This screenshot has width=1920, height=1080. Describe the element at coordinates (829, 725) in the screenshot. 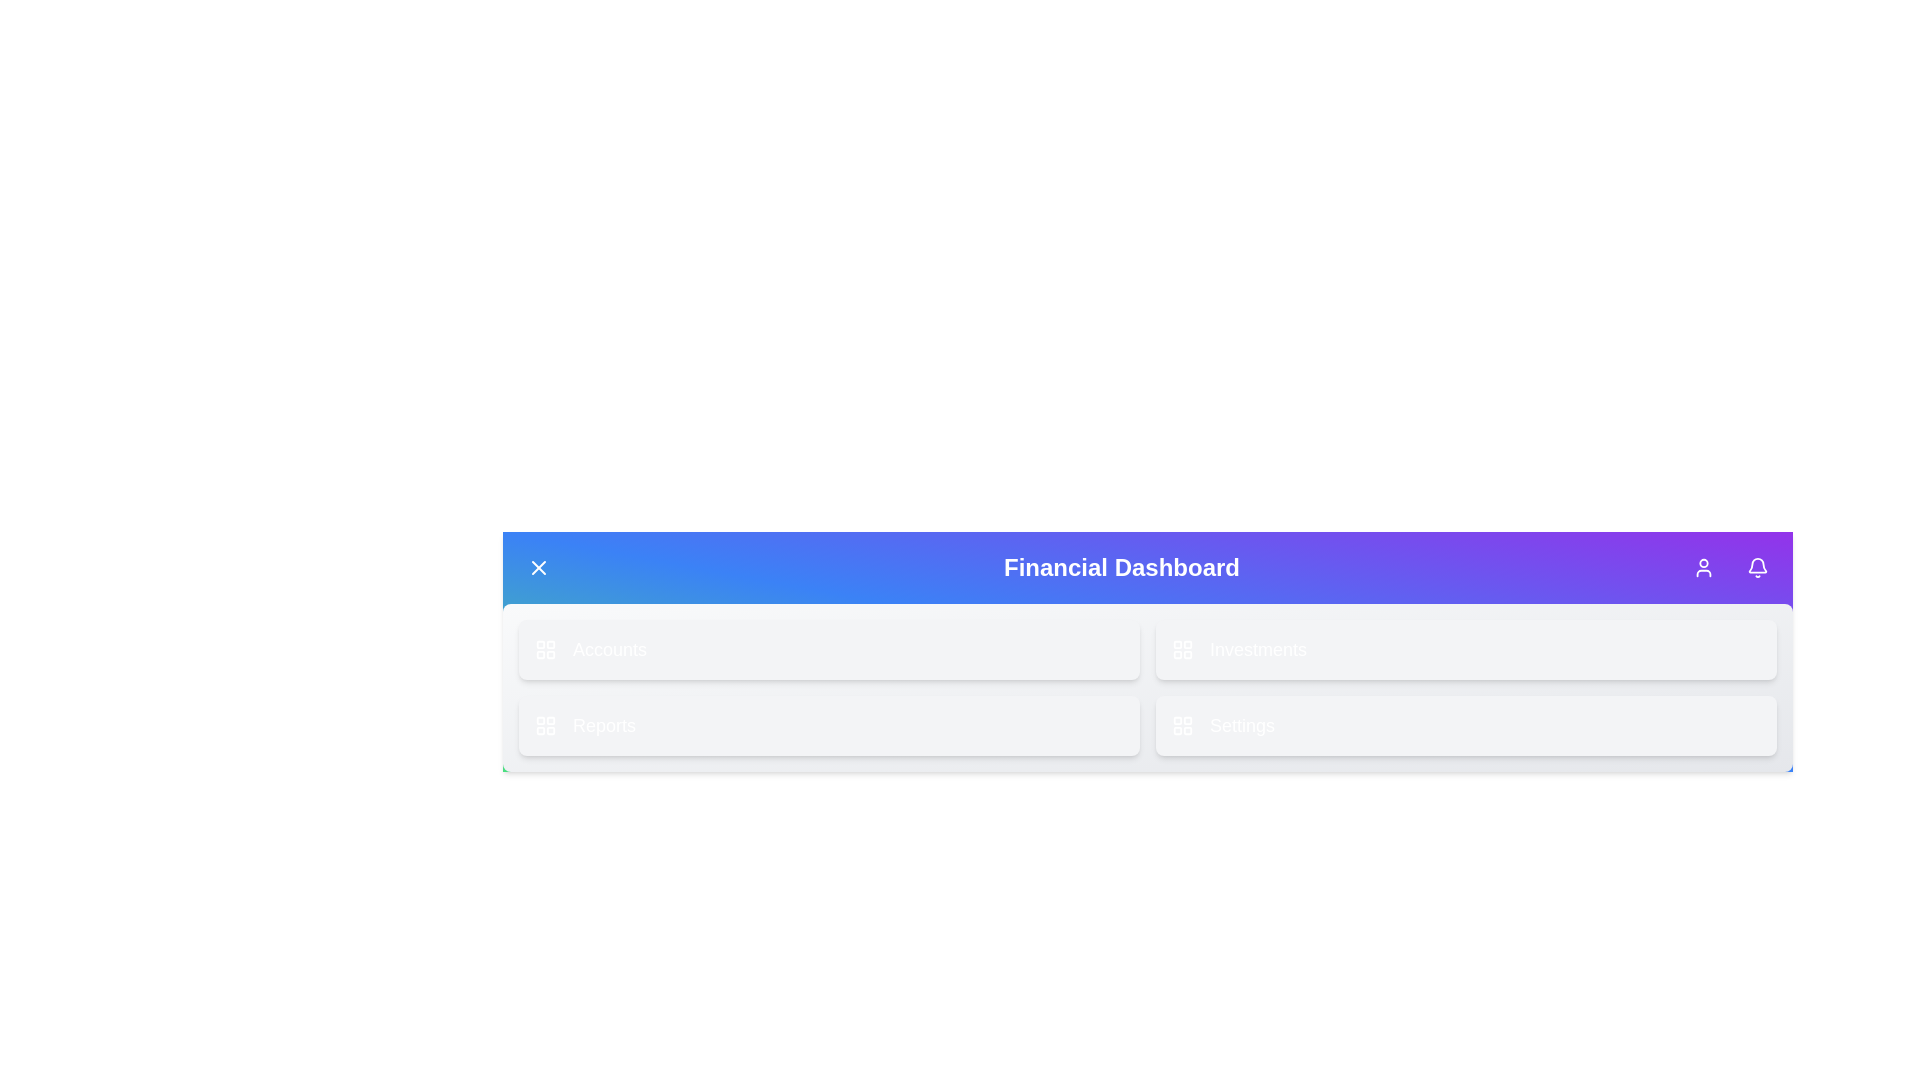

I see `the 'Reports' button to navigate to the Reports section` at that location.